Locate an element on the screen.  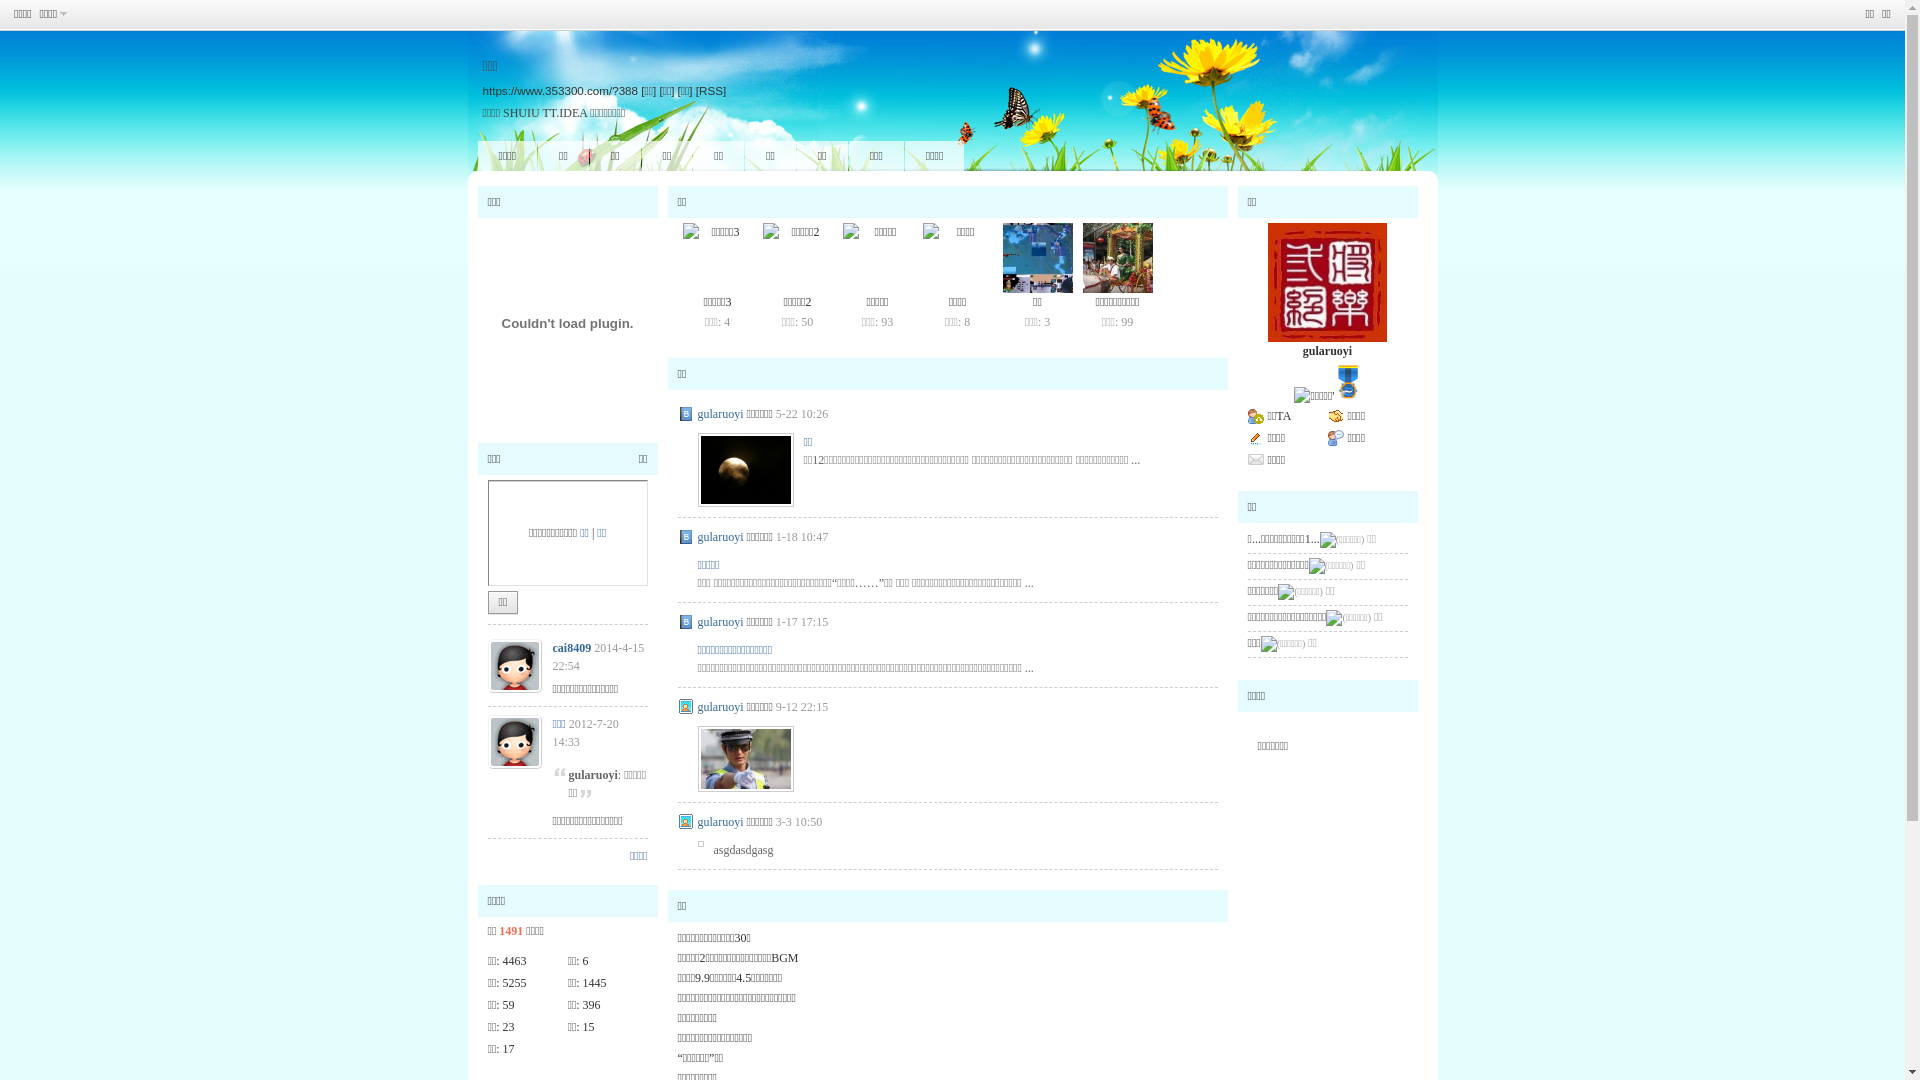
'gularuoyi' is located at coordinates (720, 412).